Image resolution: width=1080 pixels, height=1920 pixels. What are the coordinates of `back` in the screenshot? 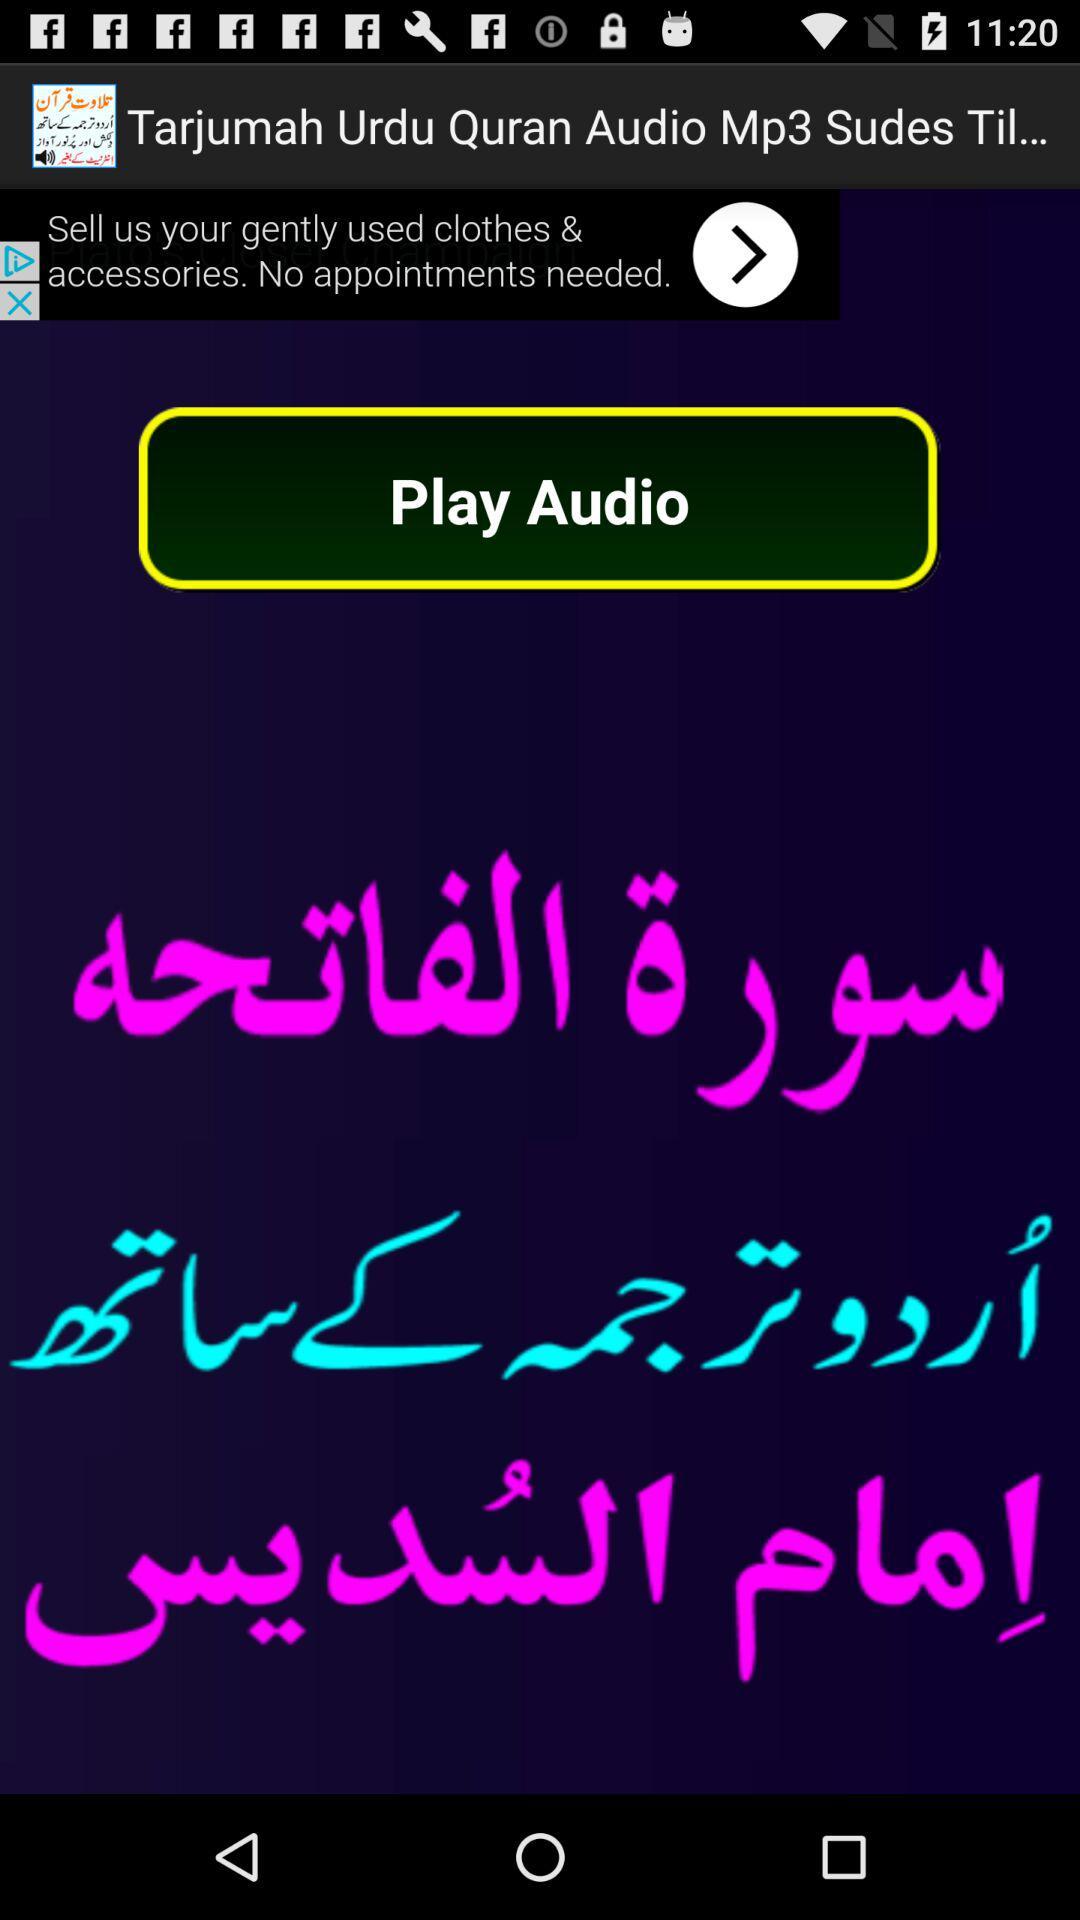 It's located at (419, 253).